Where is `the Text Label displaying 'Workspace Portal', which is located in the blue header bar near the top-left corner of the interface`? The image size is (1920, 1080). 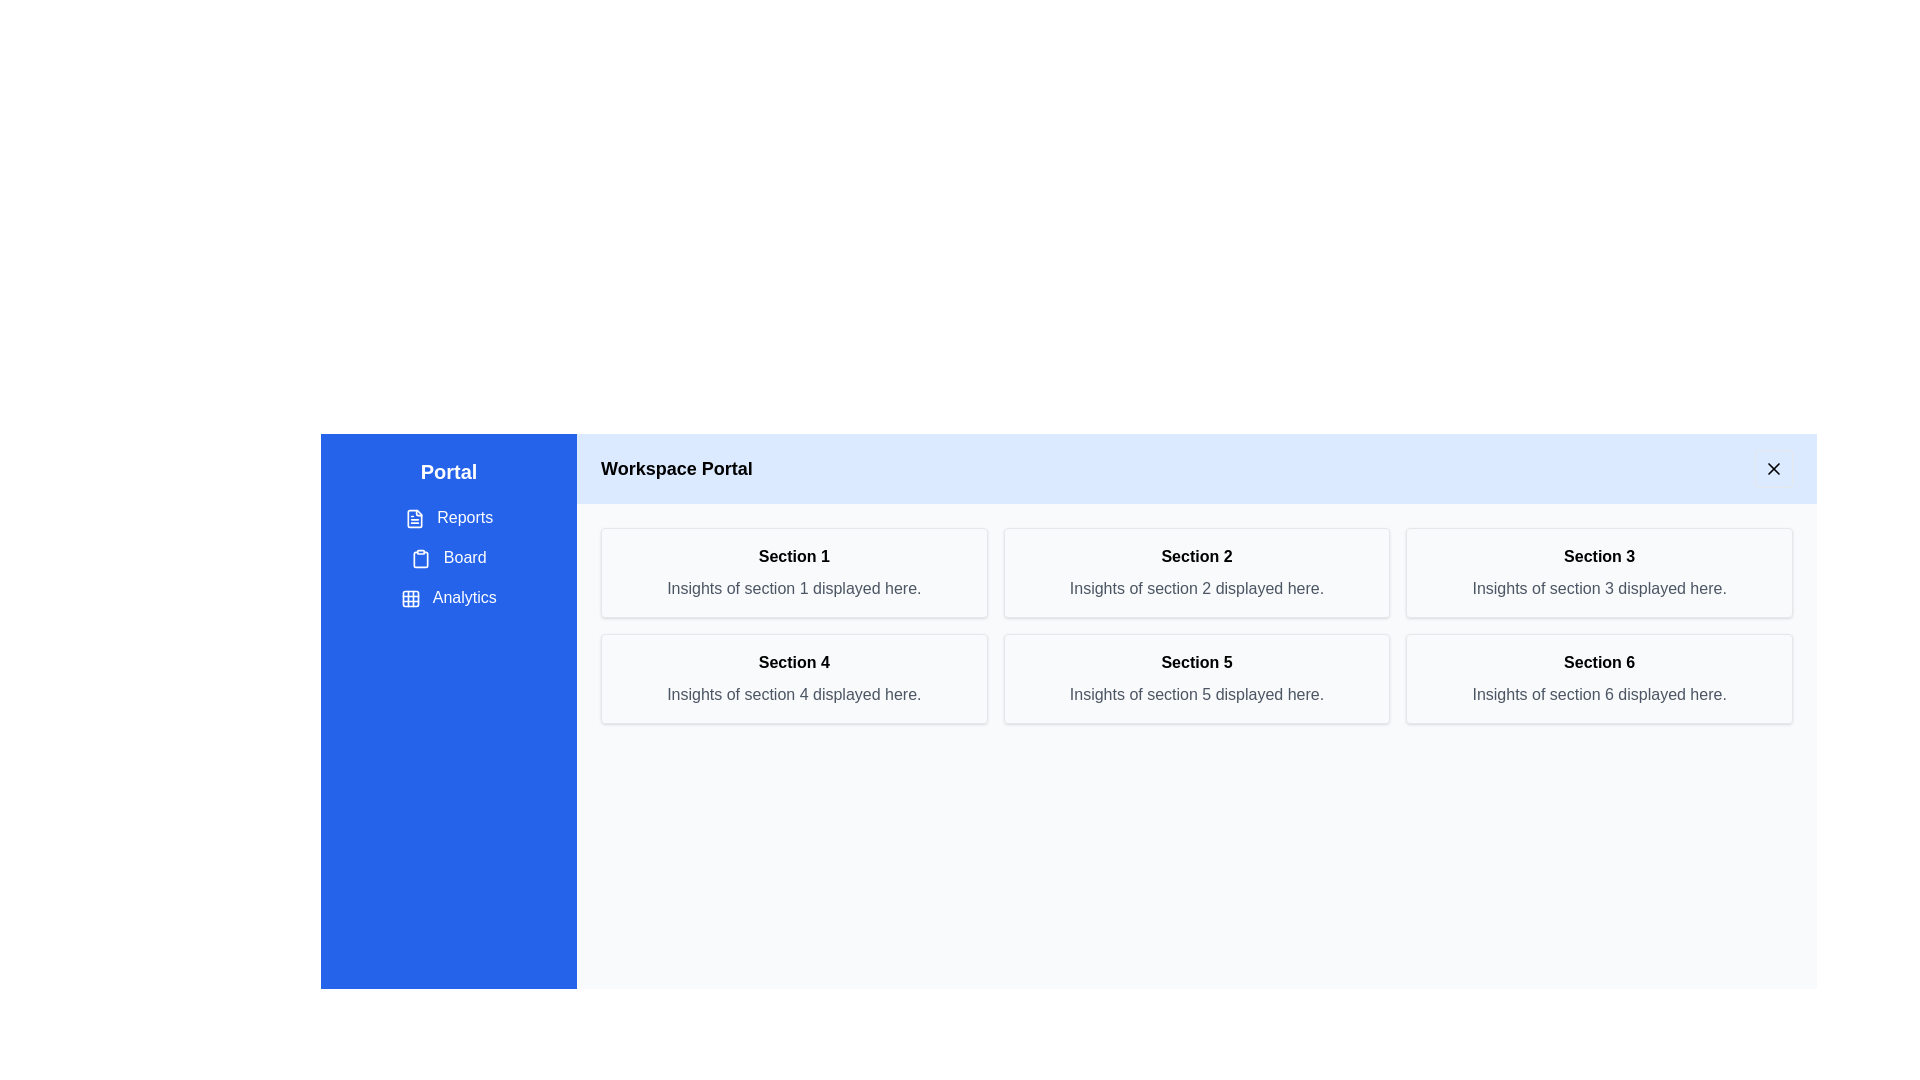
the Text Label displaying 'Workspace Portal', which is located in the blue header bar near the top-left corner of the interface is located at coordinates (676, 469).